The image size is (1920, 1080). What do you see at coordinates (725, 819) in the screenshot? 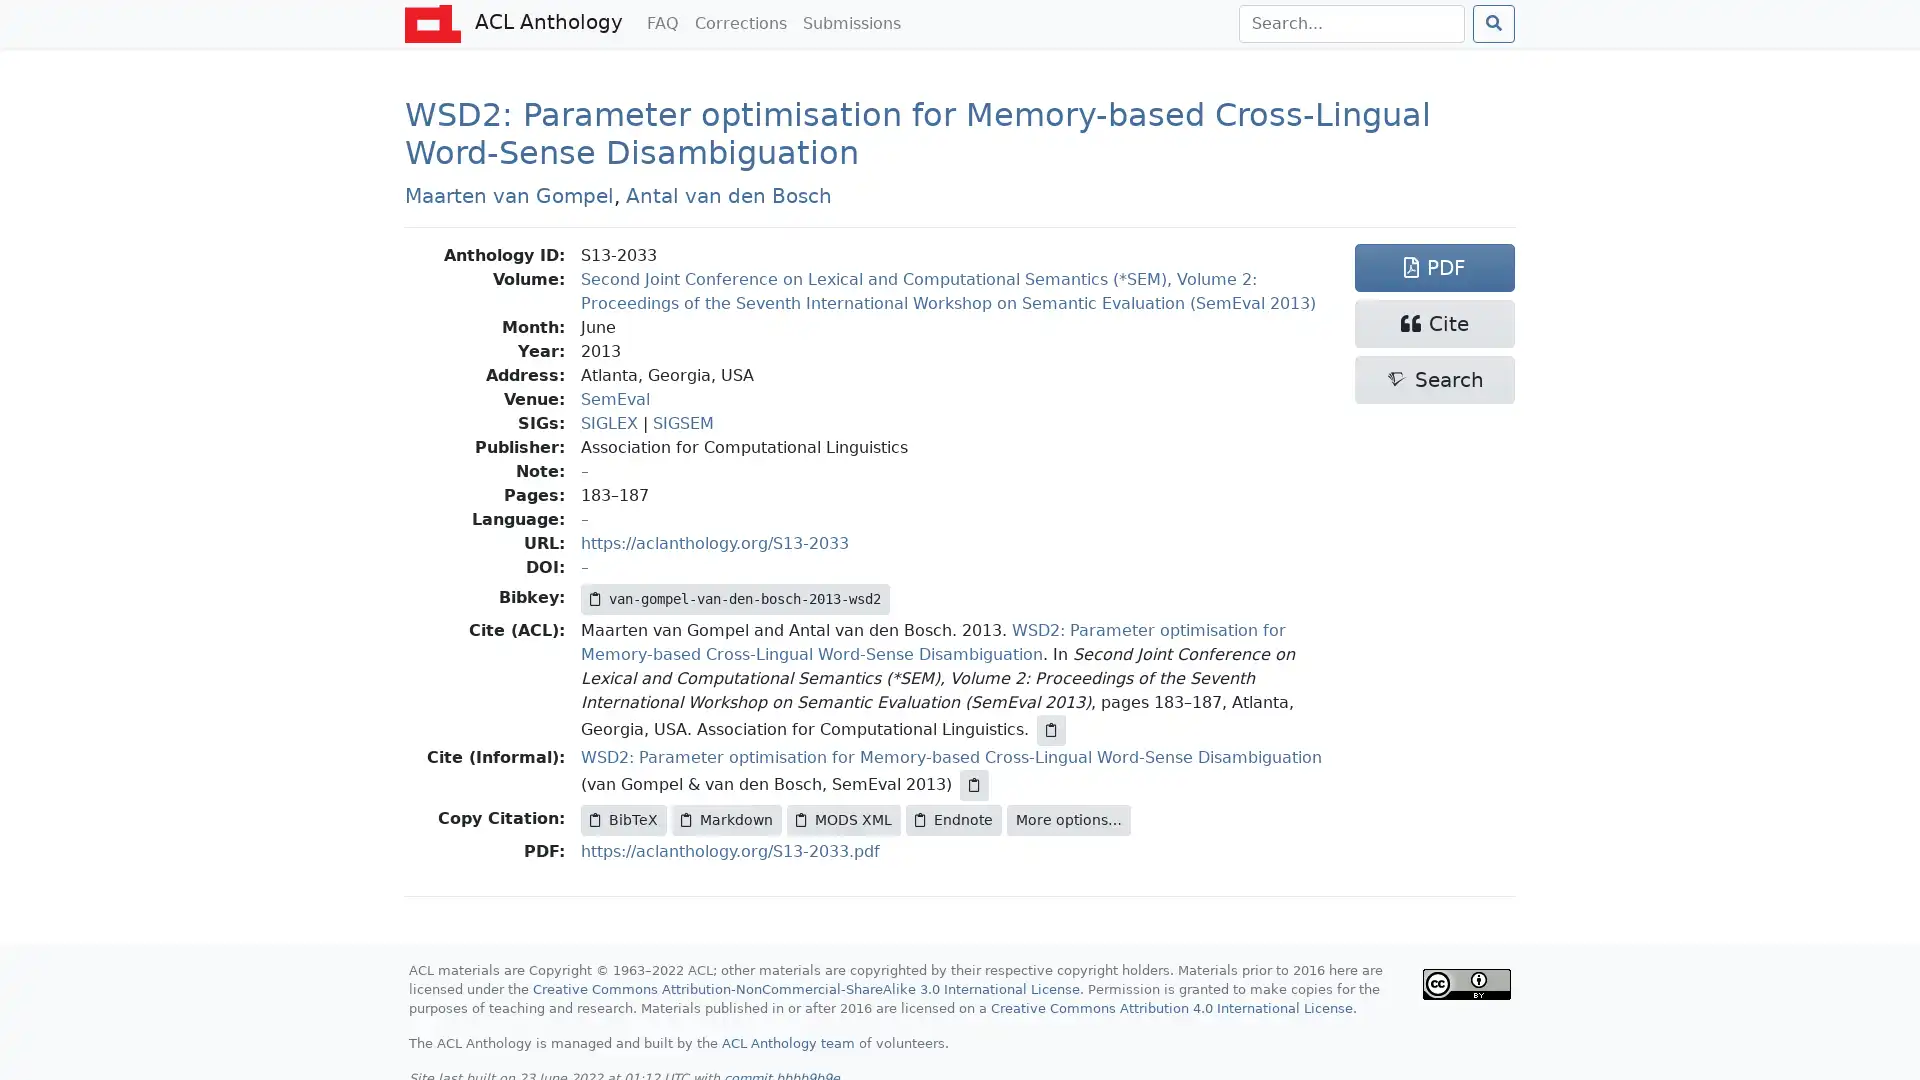
I see `Markdown` at bounding box center [725, 819].